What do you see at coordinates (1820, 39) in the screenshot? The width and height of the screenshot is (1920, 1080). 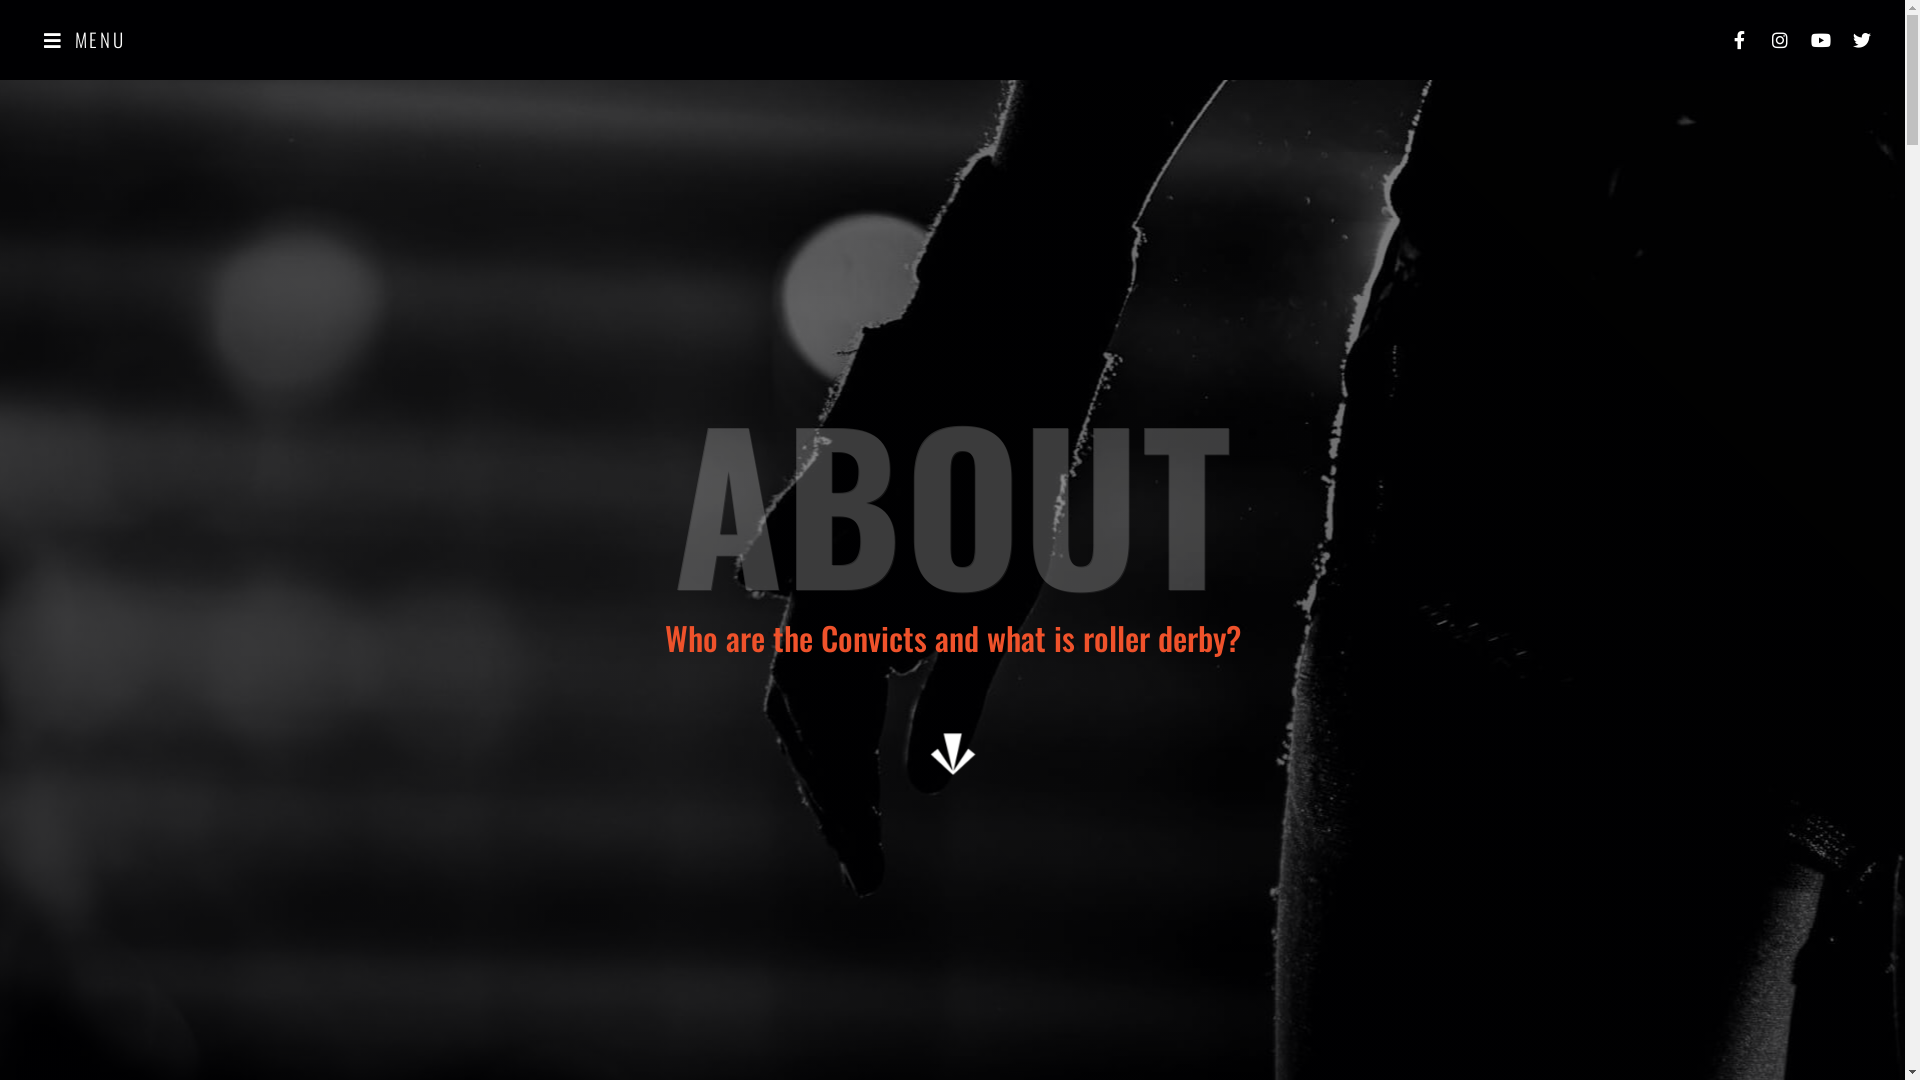 I see `'Youtube'` at bounding box center [1820, 39].